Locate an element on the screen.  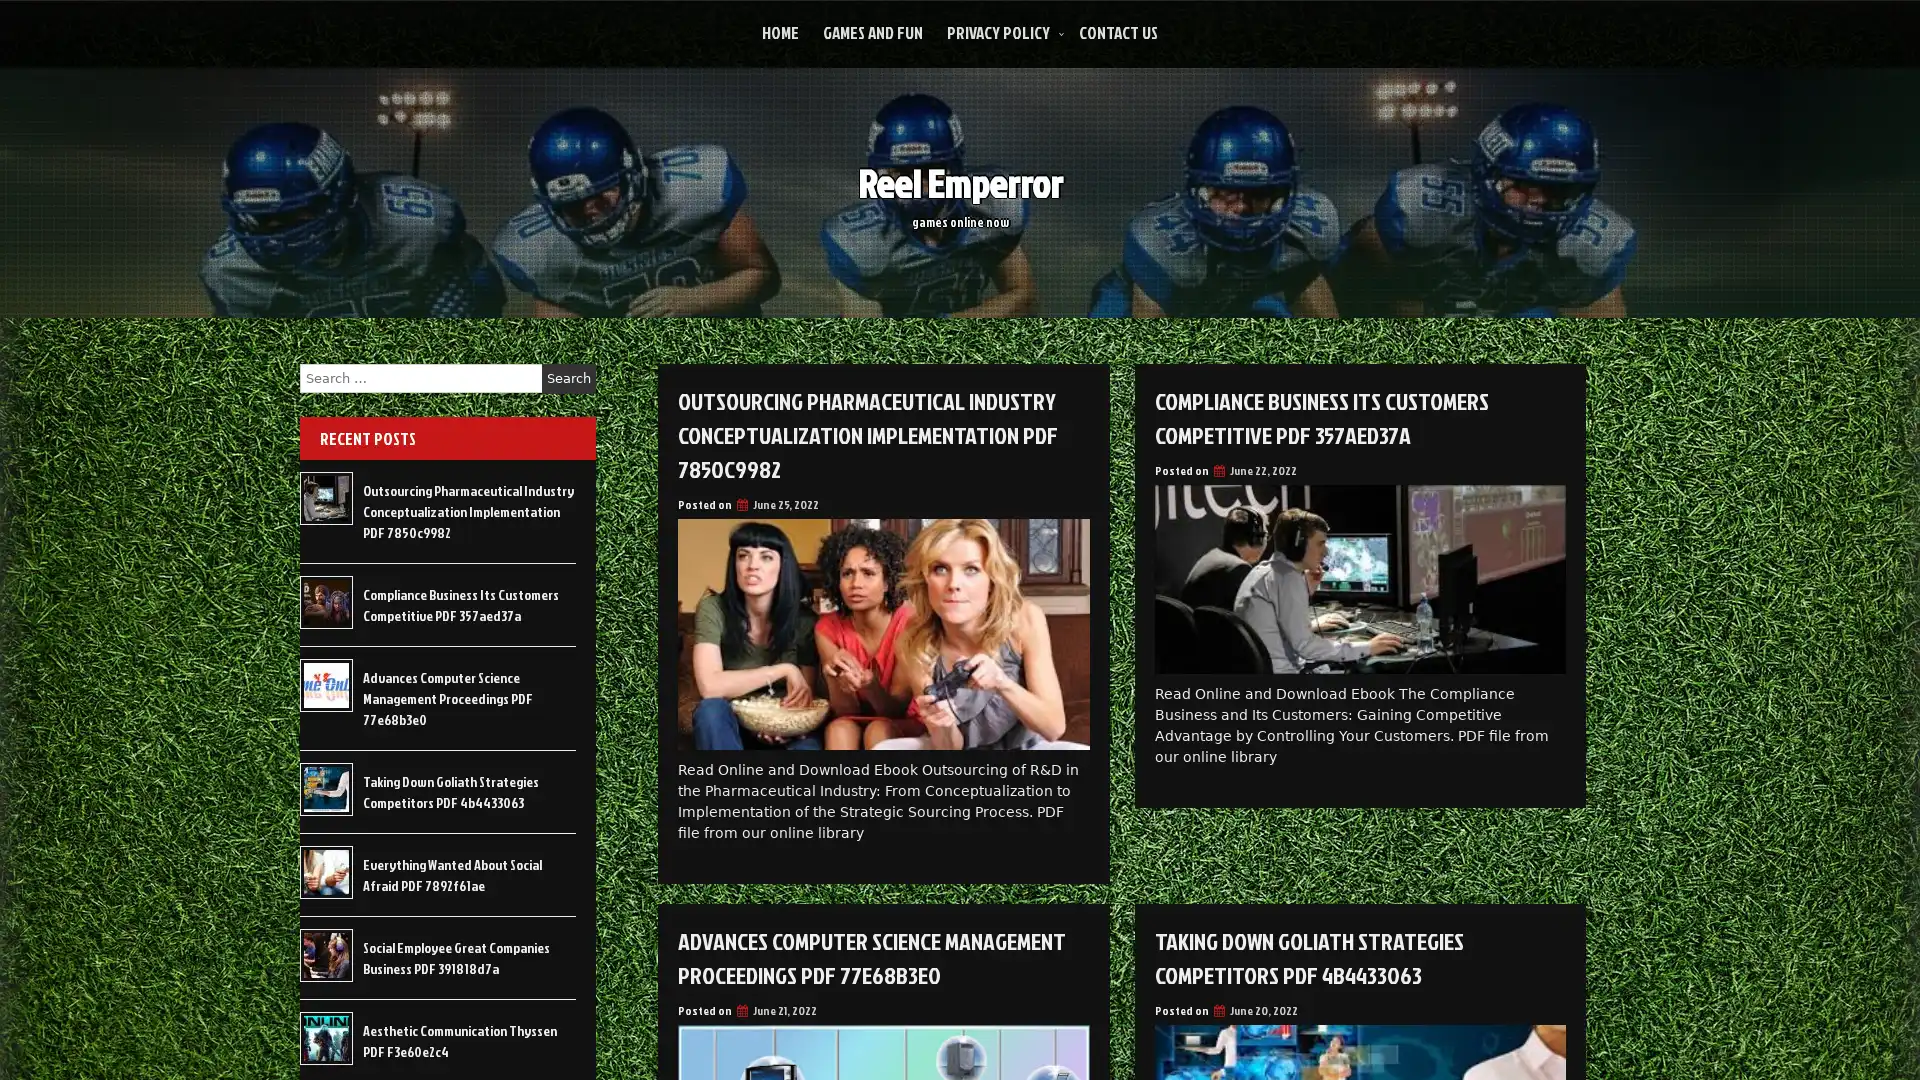
Search is located at coordinates (568, 378).